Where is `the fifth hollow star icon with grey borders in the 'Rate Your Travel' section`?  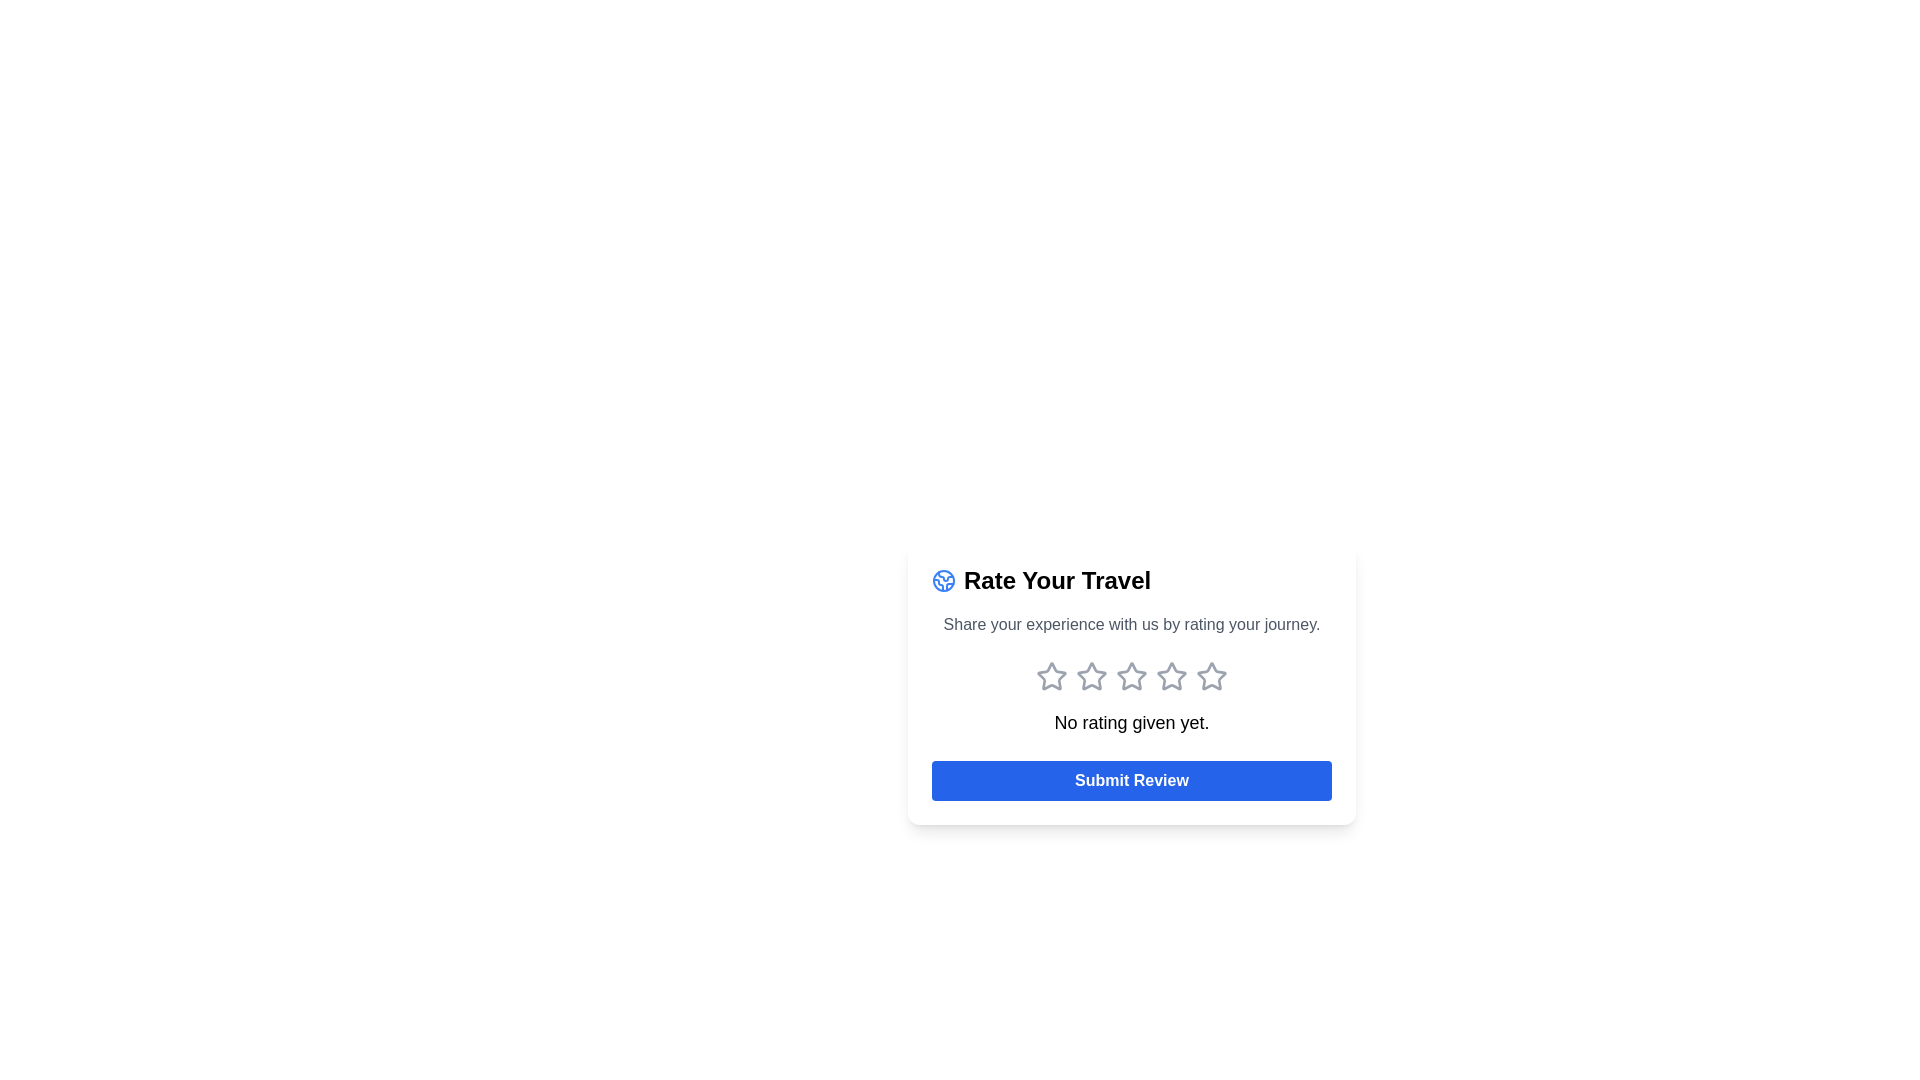 the fifth hollow star icon with grey borders in the 'Rate Your Travel' section is located at coordinates (1209, 675).